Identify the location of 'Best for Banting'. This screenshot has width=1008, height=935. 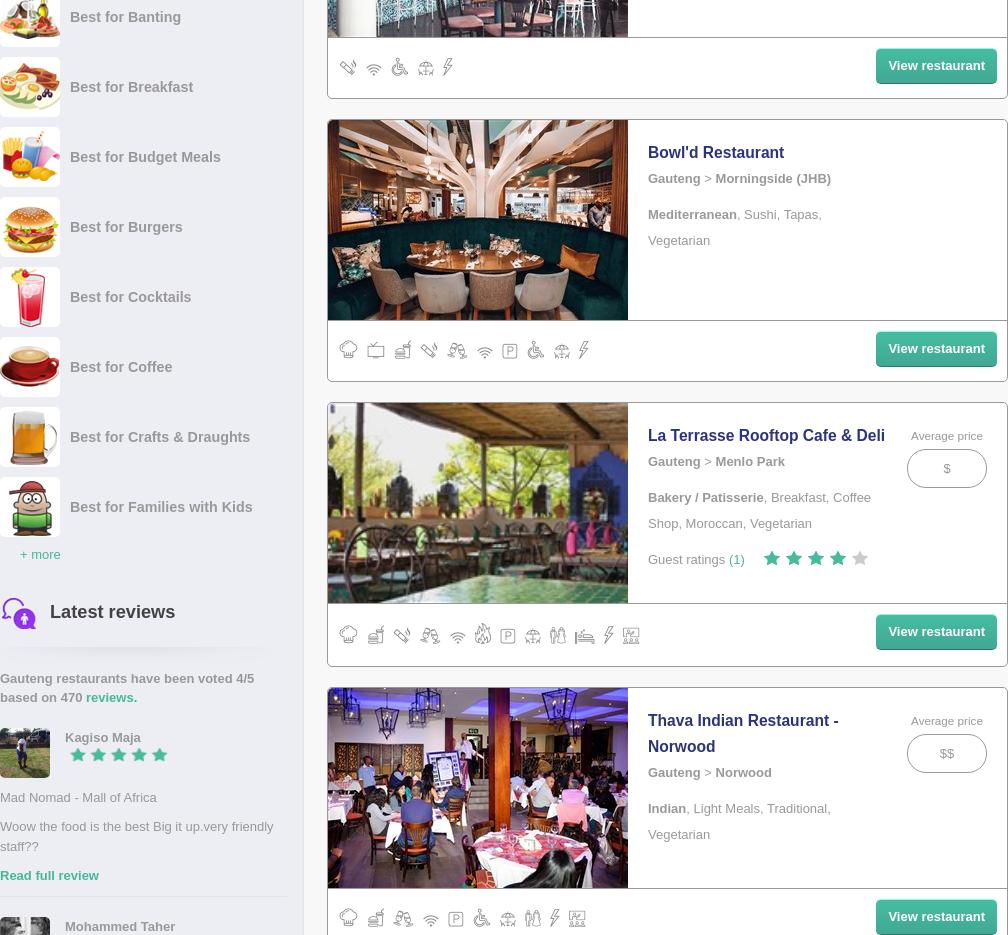
(125, 14).